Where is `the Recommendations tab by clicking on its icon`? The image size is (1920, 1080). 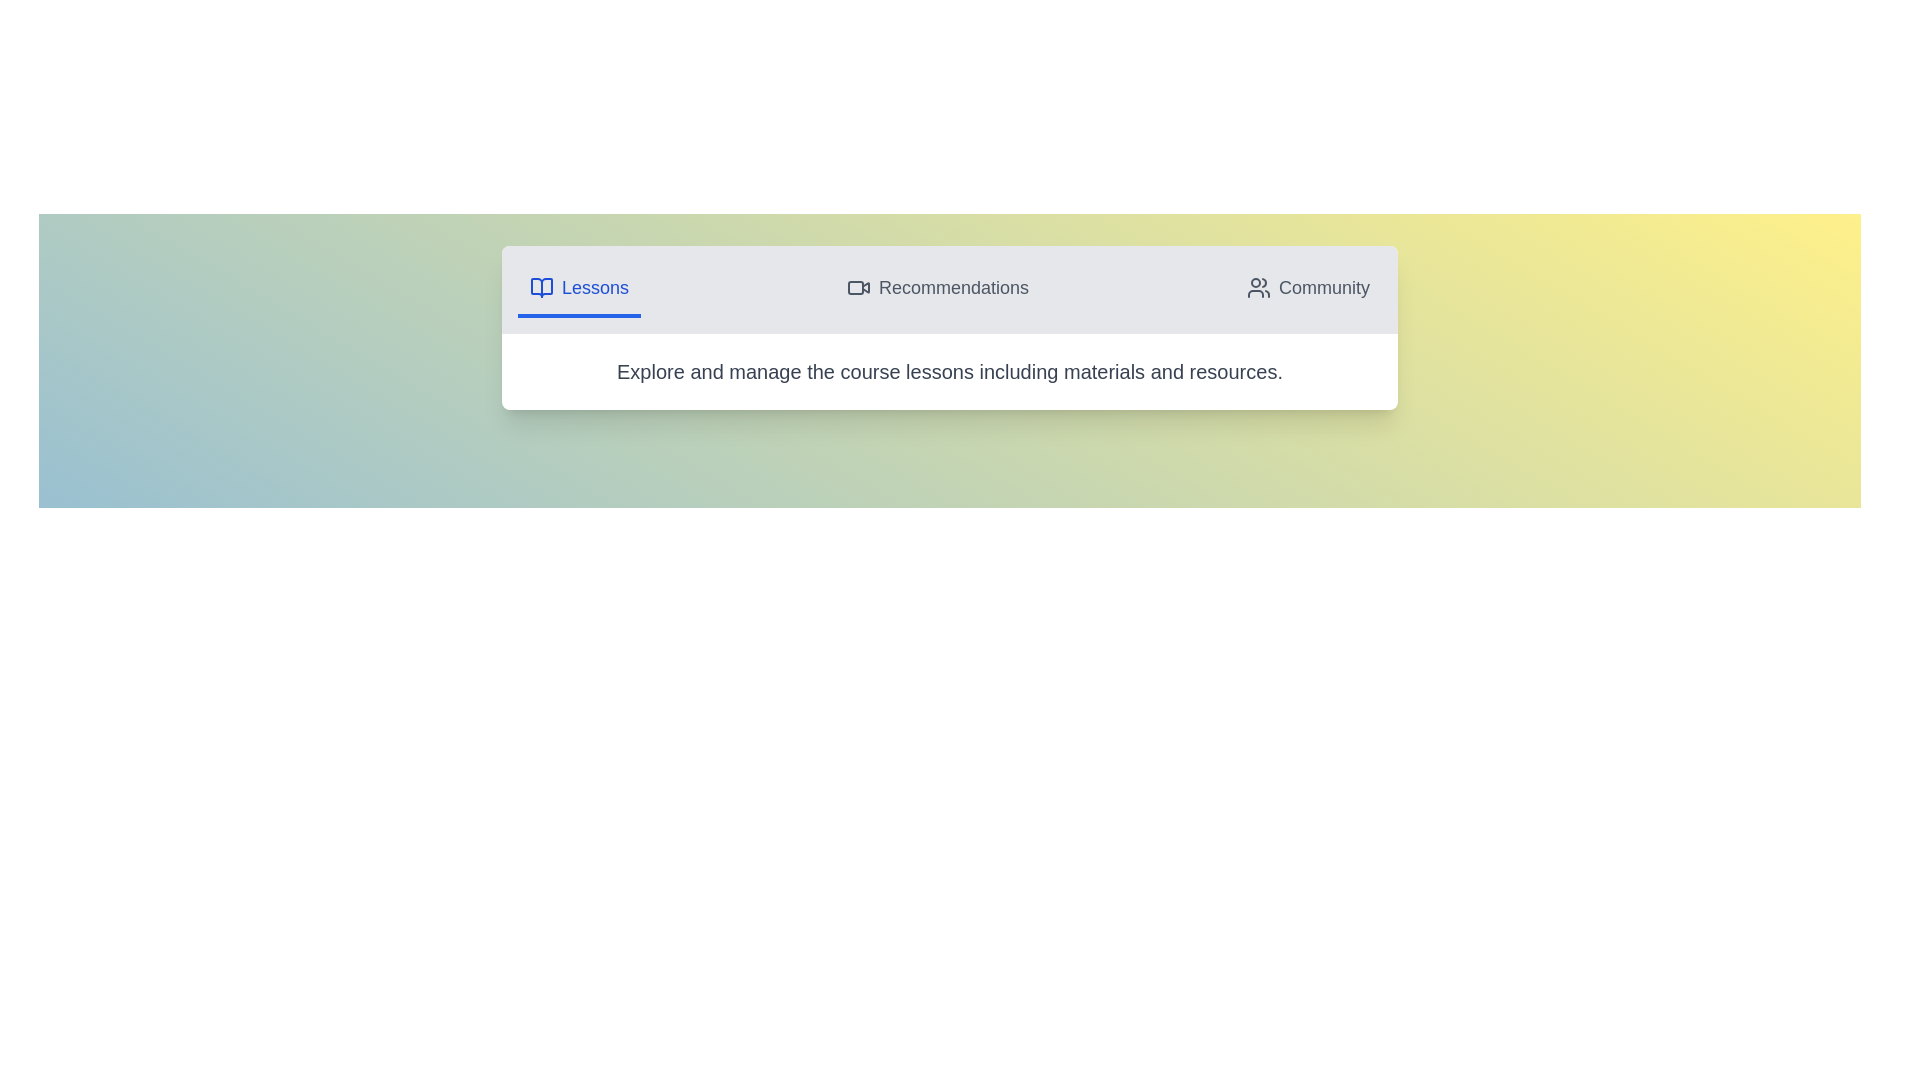 the Recommendations tab by clicking on its icon is located at coordinates (936, 289).